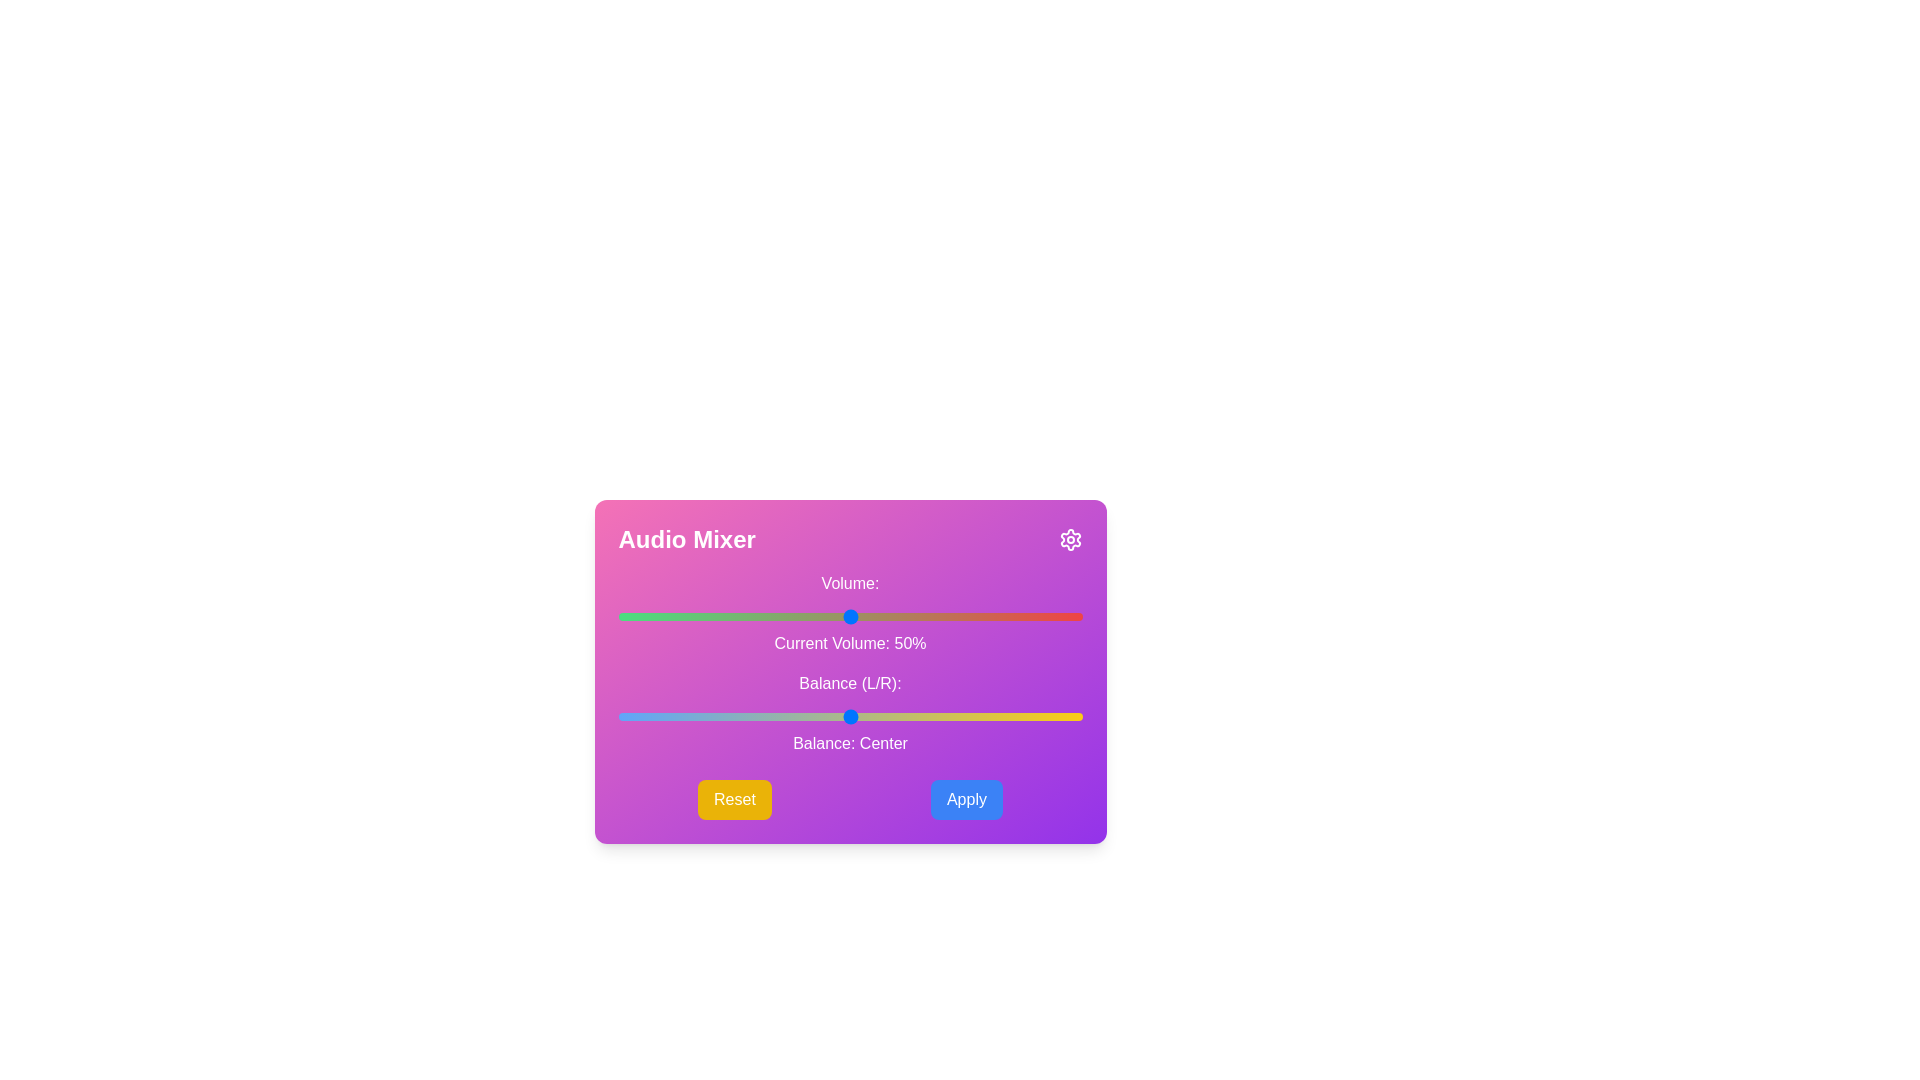 Image resolution: width=1920 pixels, height=1080 pixels. What do you see at coordinates (688, 616) in the screenshot?
I see `the volume slider to set the volume to 15%` at bounding box center [688, 616].